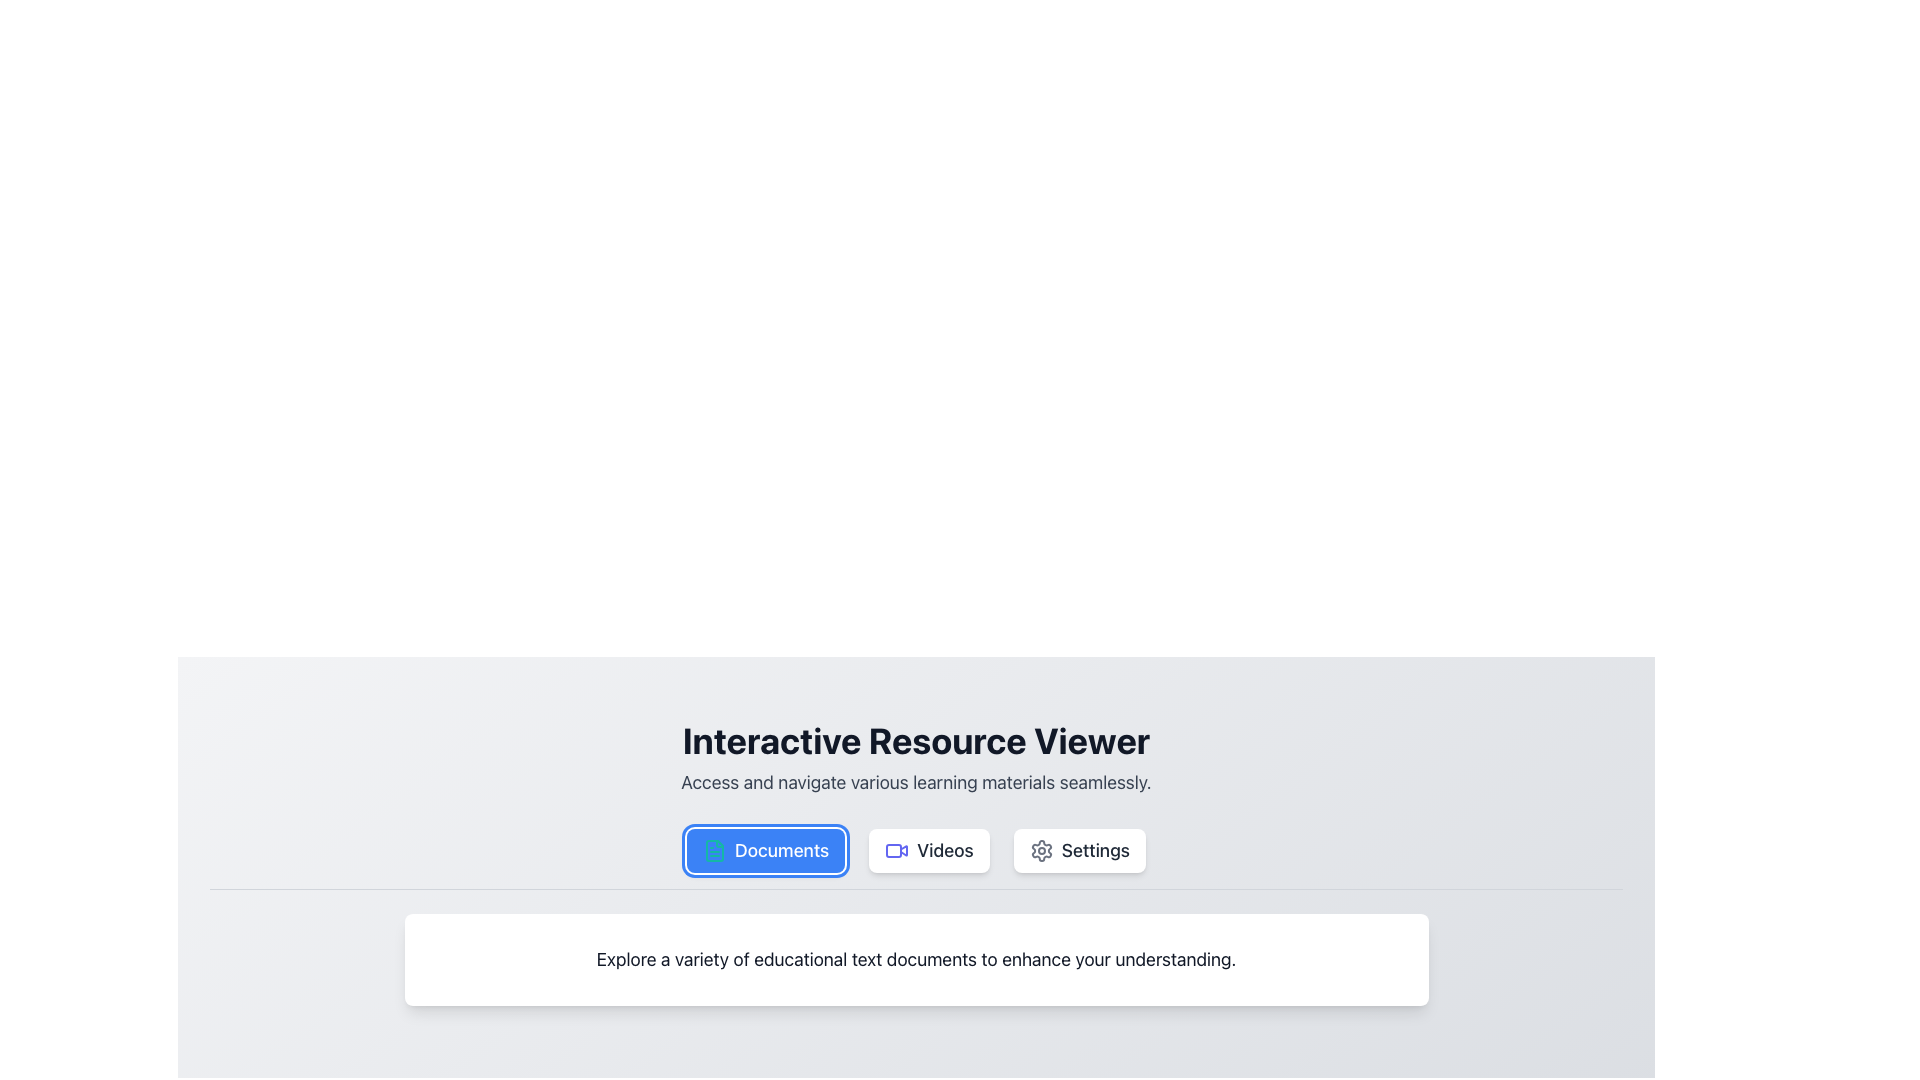 This screenshot has width=1920, height=1080. I want to click on the Navigation Menu, which allows users, so click(915, 858).